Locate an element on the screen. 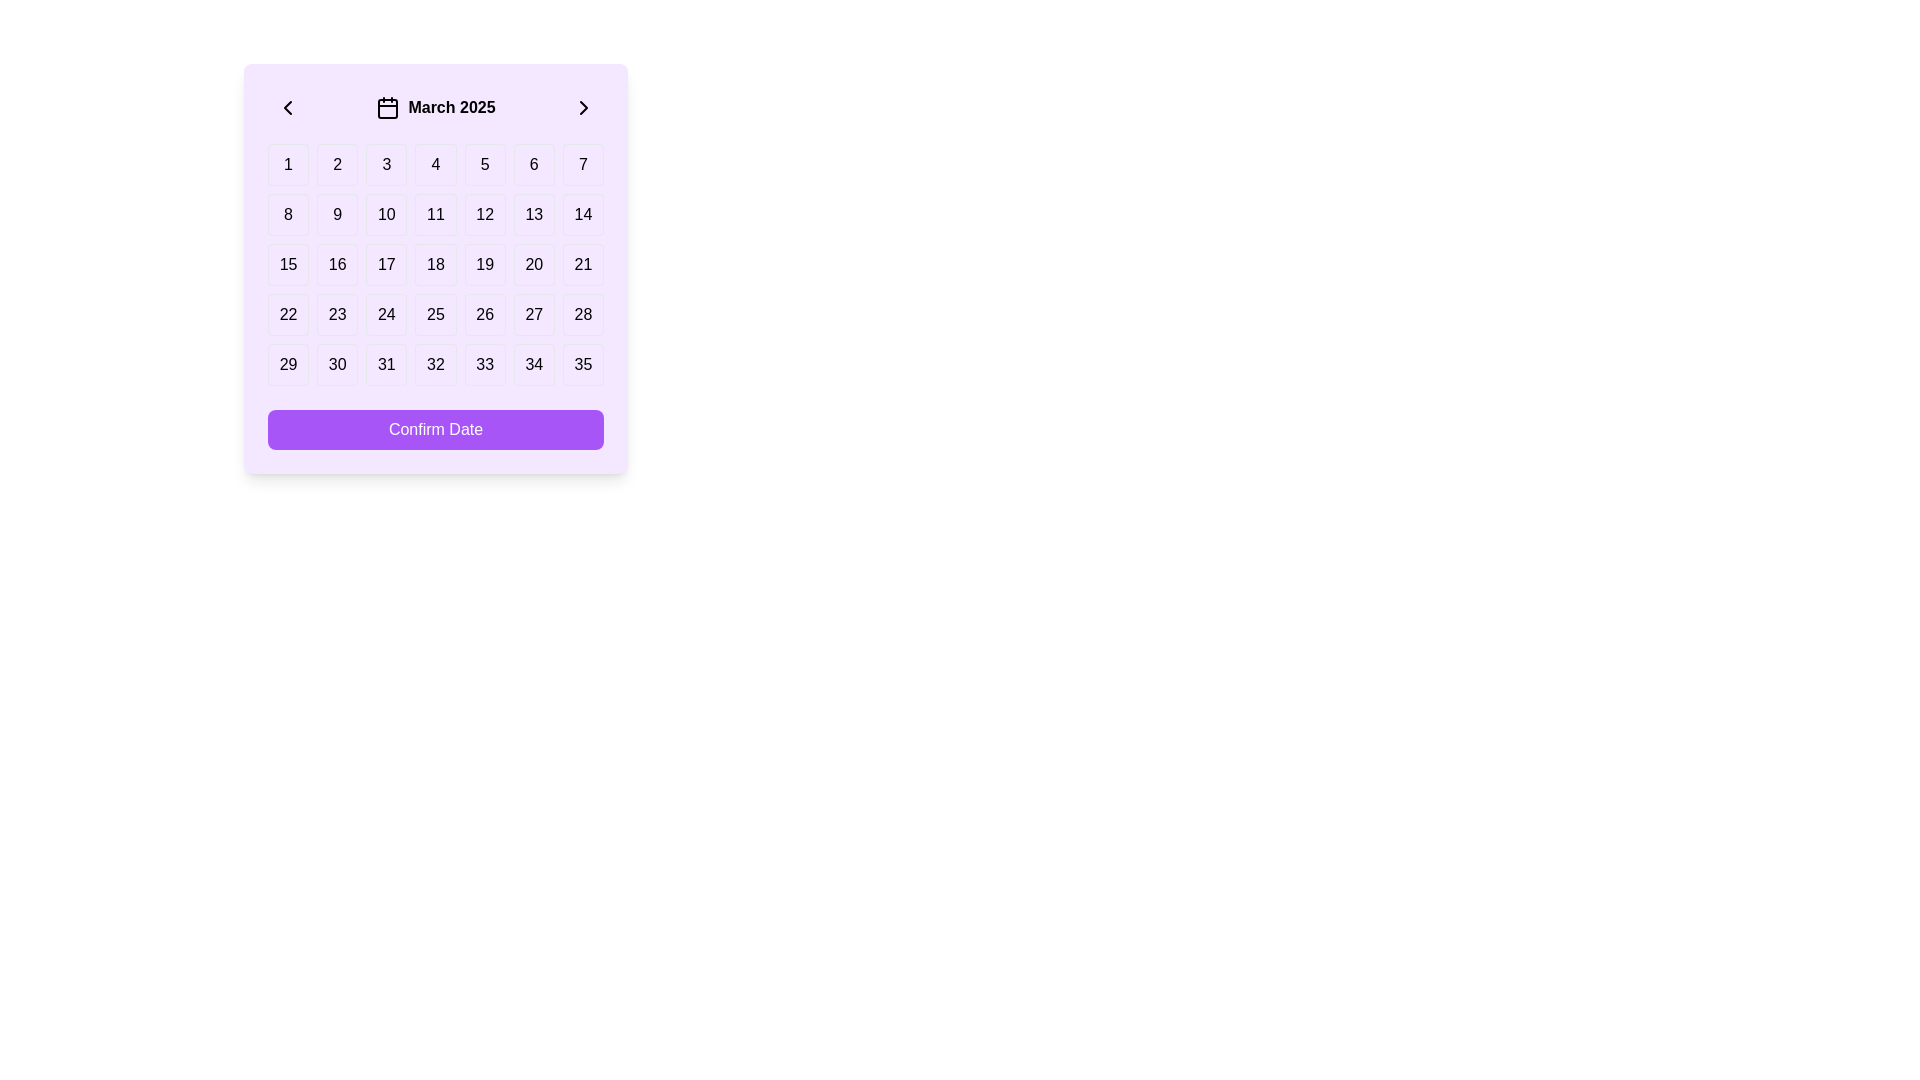 This screenshot has height=1080, width=1920. the square button with rounded corners displaying '4' is located at coordinates (435, 164).